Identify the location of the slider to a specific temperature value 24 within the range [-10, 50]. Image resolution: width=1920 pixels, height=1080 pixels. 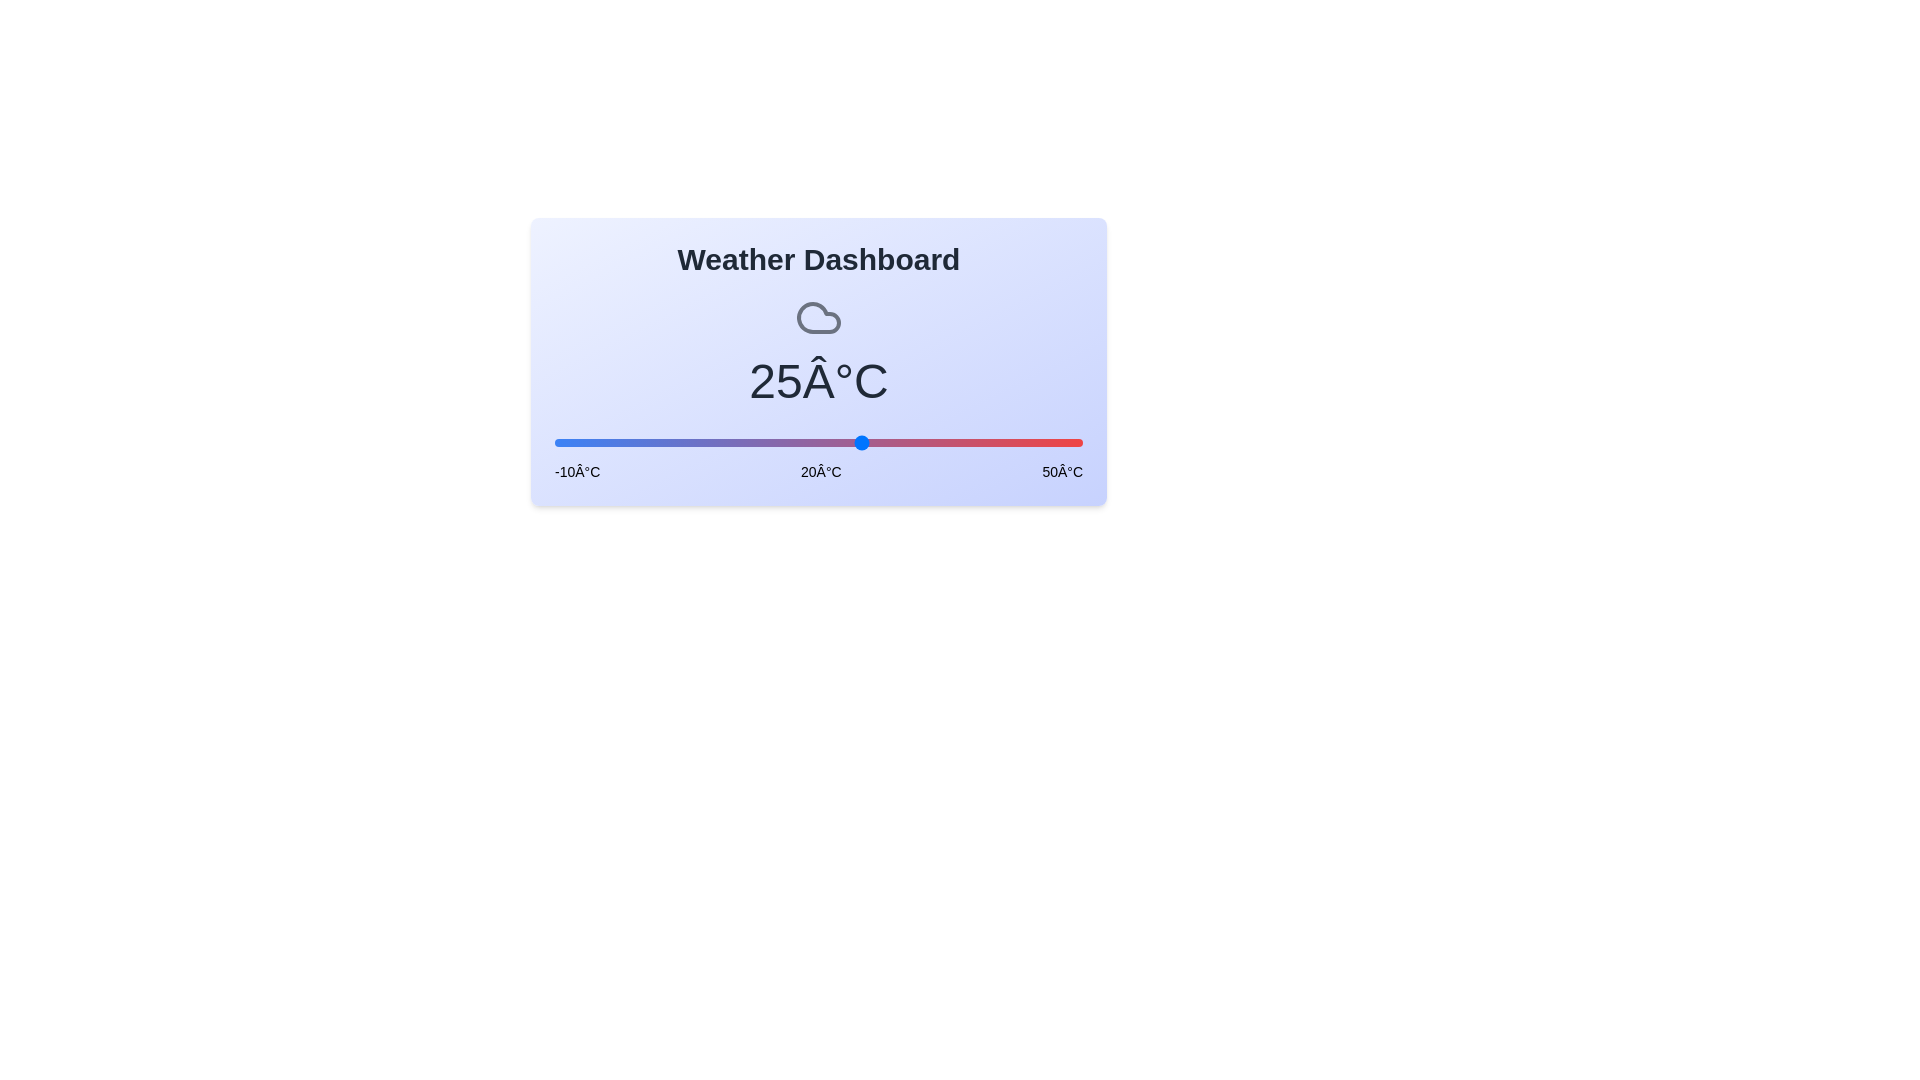
(854, 442).